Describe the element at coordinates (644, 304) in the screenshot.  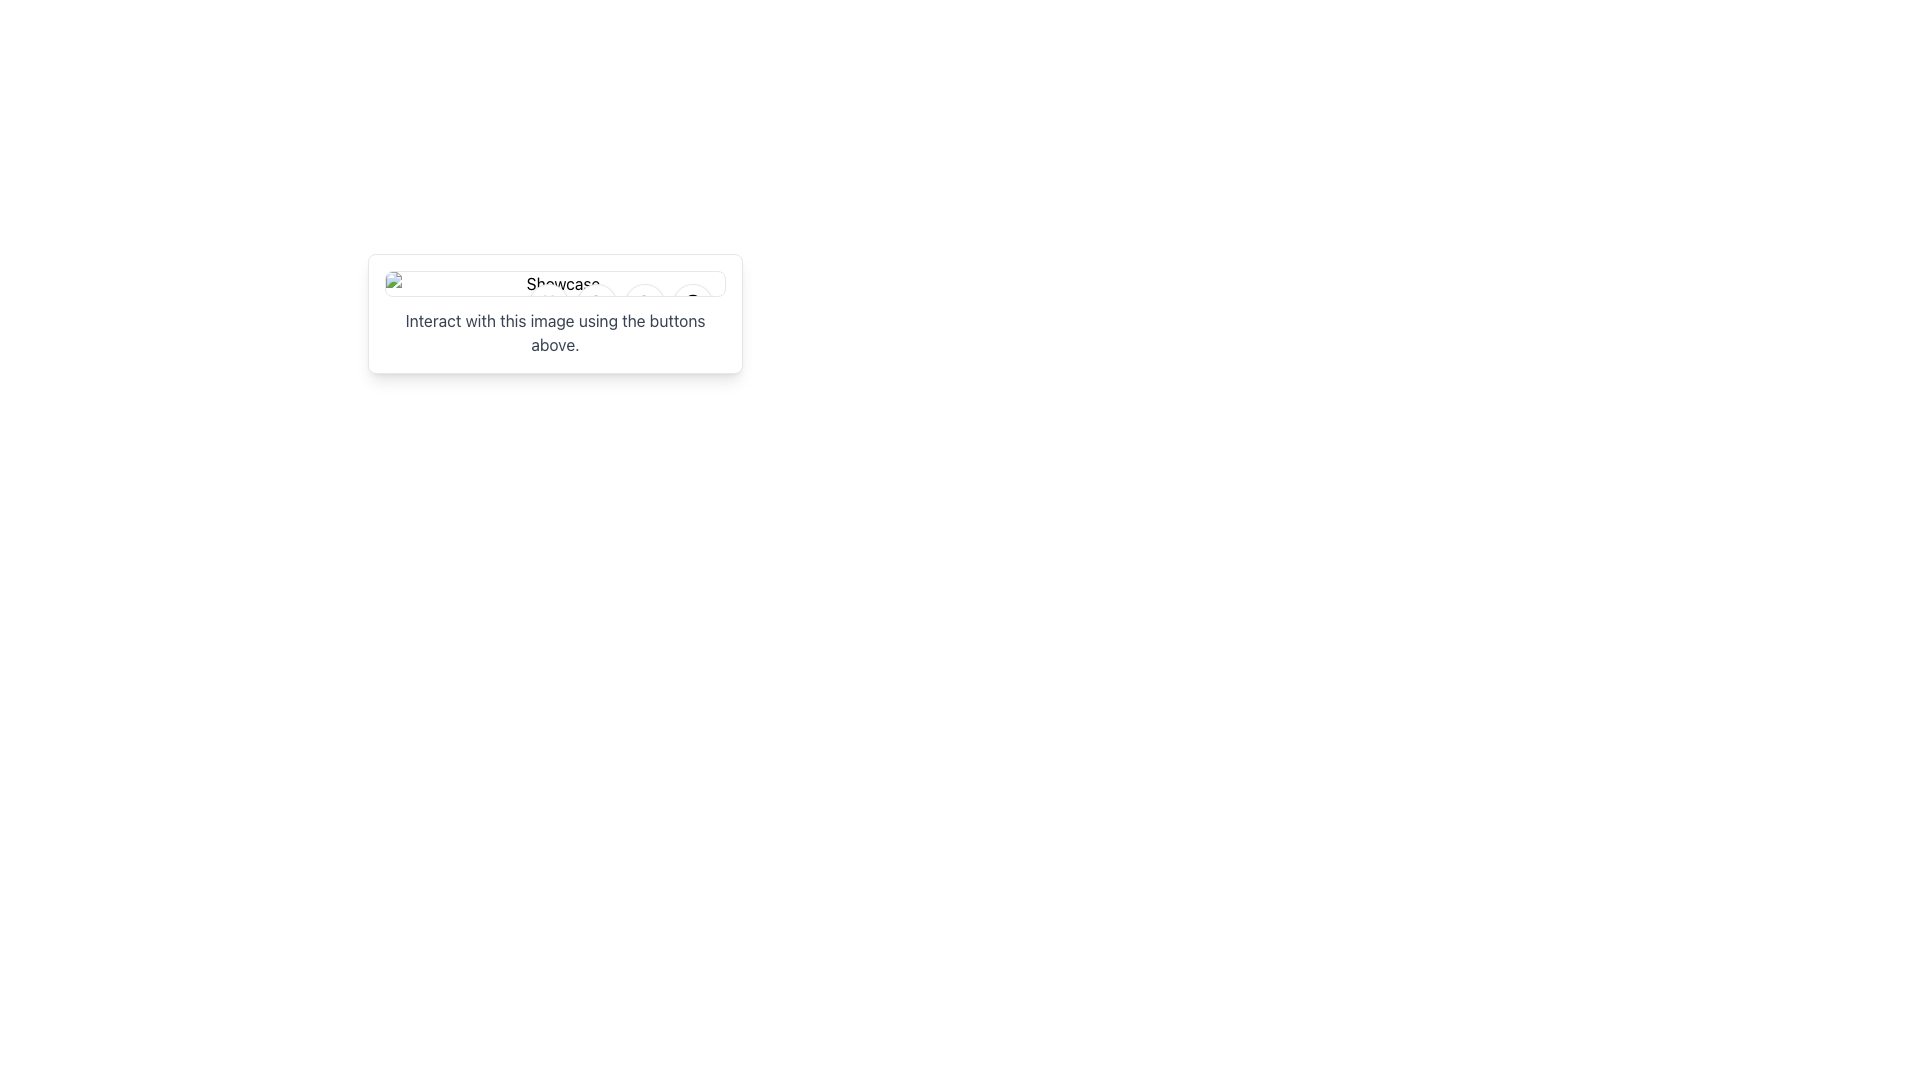
I see `the zoom-out icon located in the center of a white circular button` at that location.